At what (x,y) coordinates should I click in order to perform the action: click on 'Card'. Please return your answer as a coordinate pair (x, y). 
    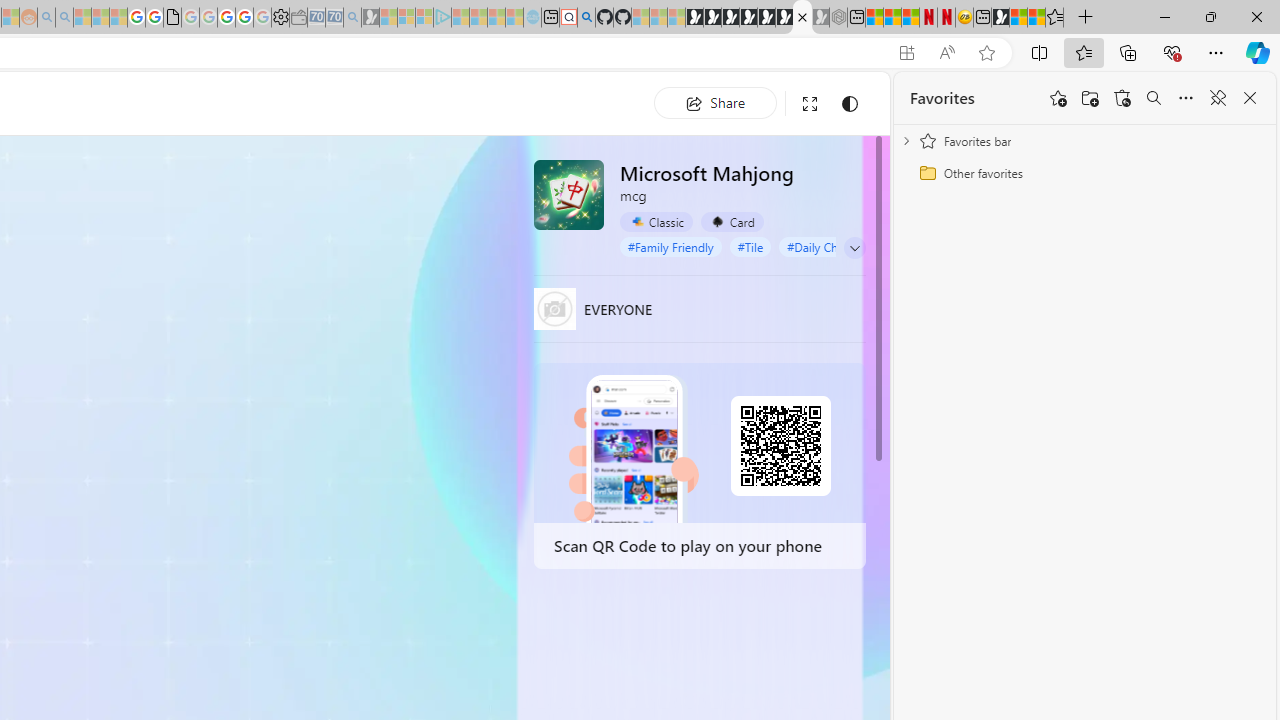
    Looking at the image, I should click on (731, 222).